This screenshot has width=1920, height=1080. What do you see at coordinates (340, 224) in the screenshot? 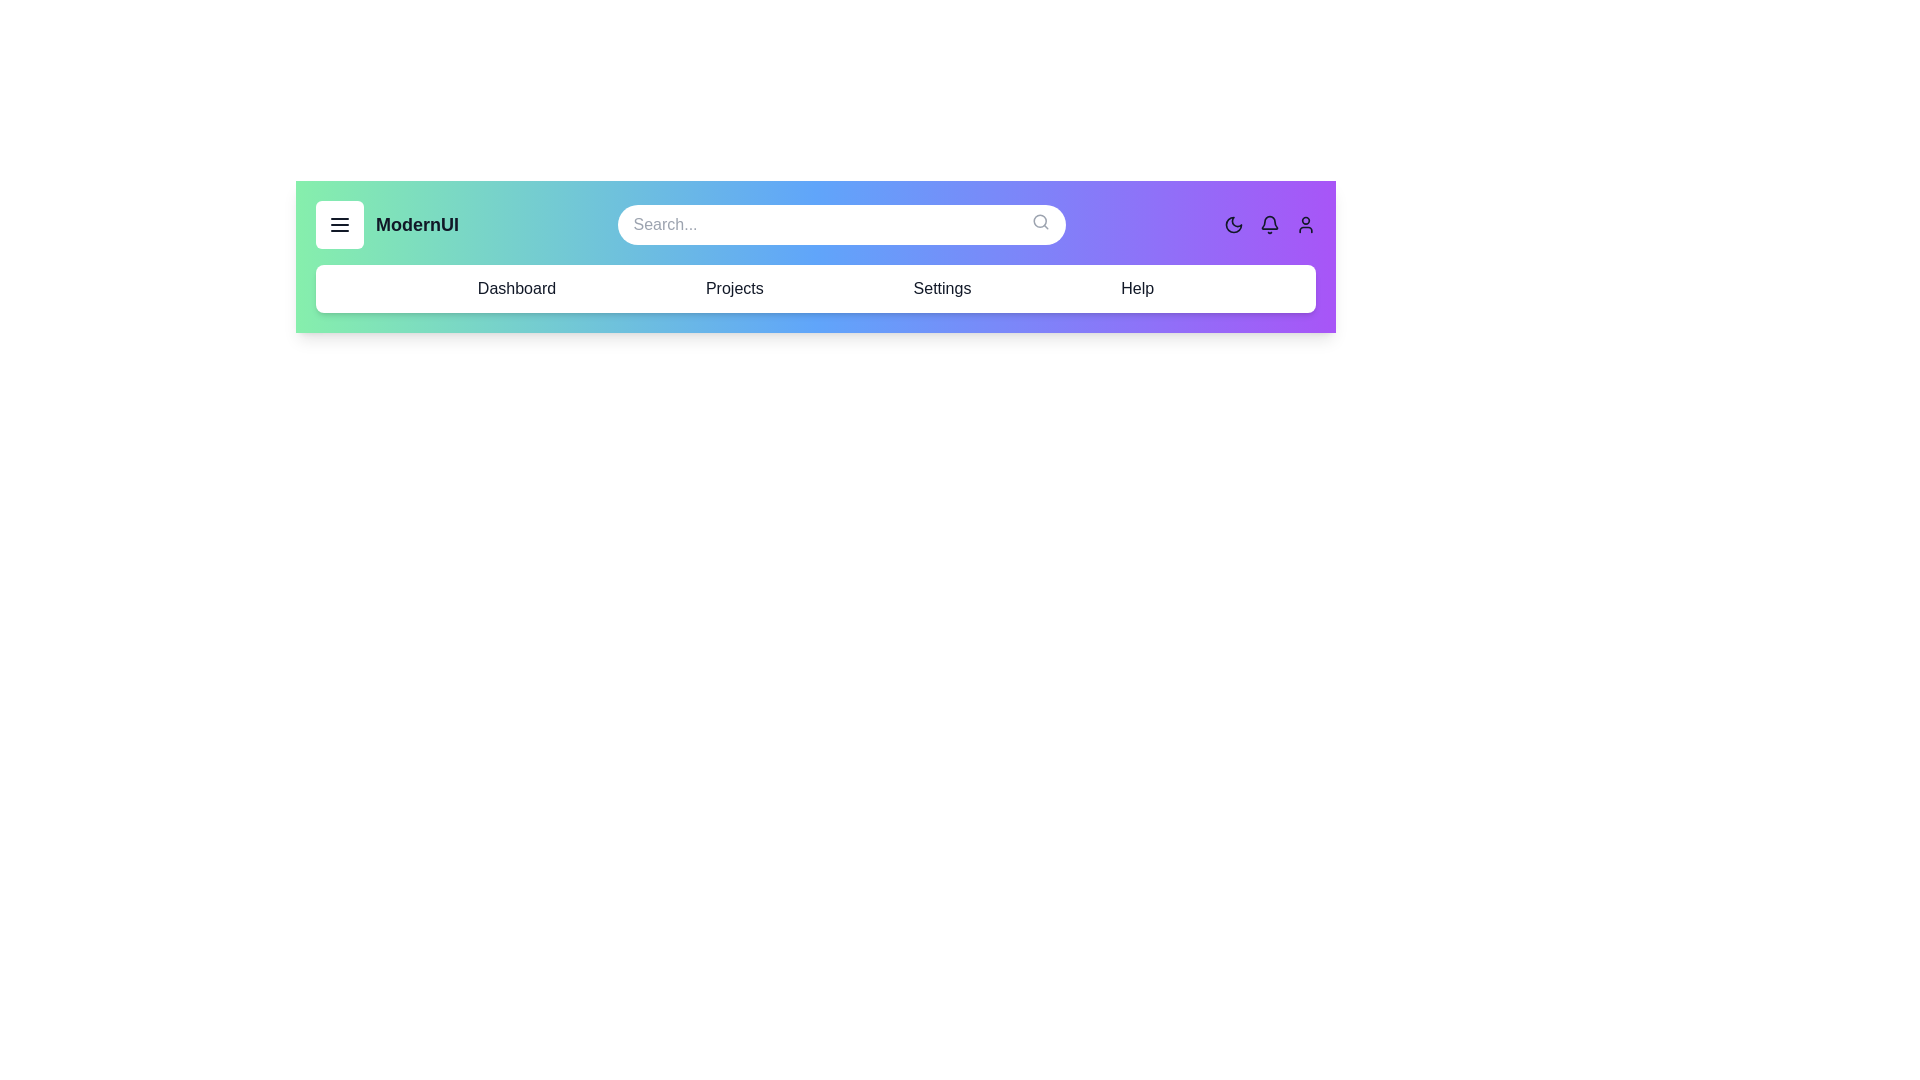
I see `the menu button to toggle the menu visibility` at bounding box center [340, 224].